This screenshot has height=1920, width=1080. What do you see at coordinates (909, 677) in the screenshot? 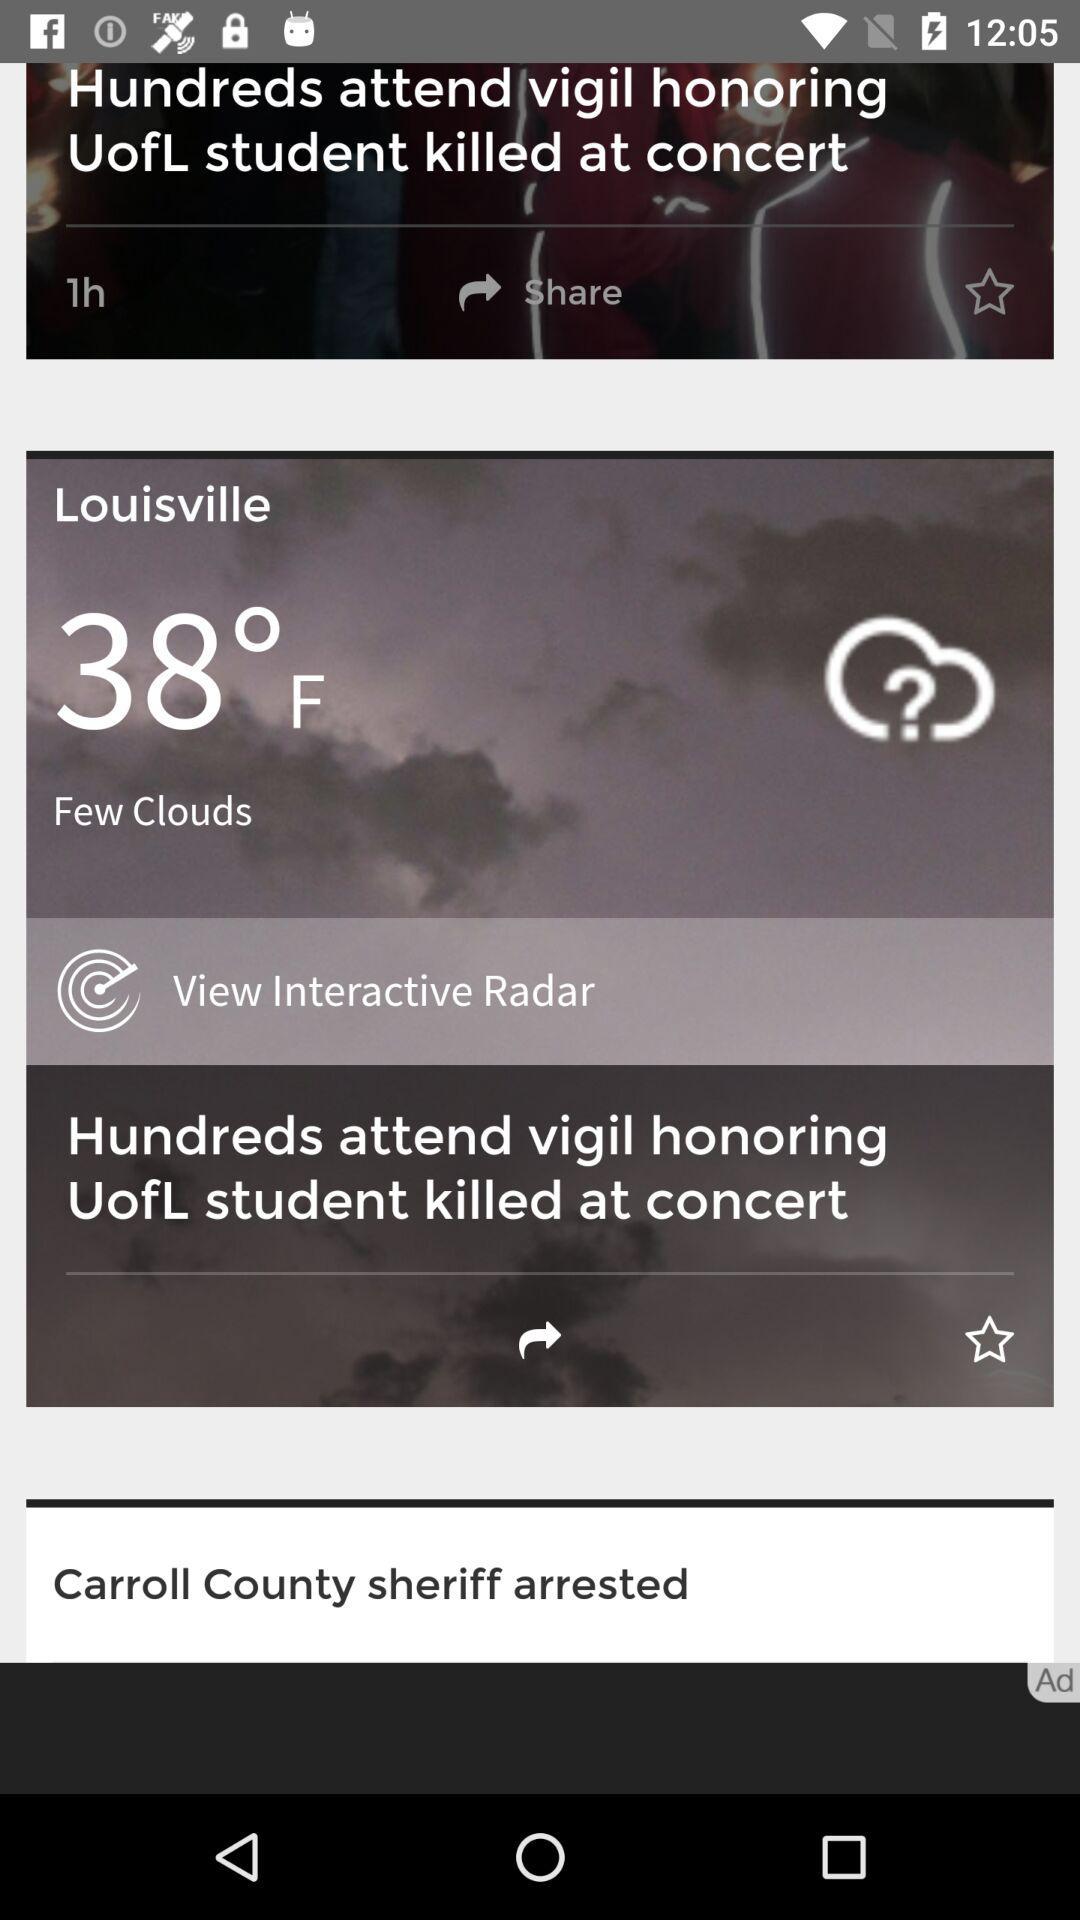
I see `the icon containing  mark` at bounding box center [909, 677].